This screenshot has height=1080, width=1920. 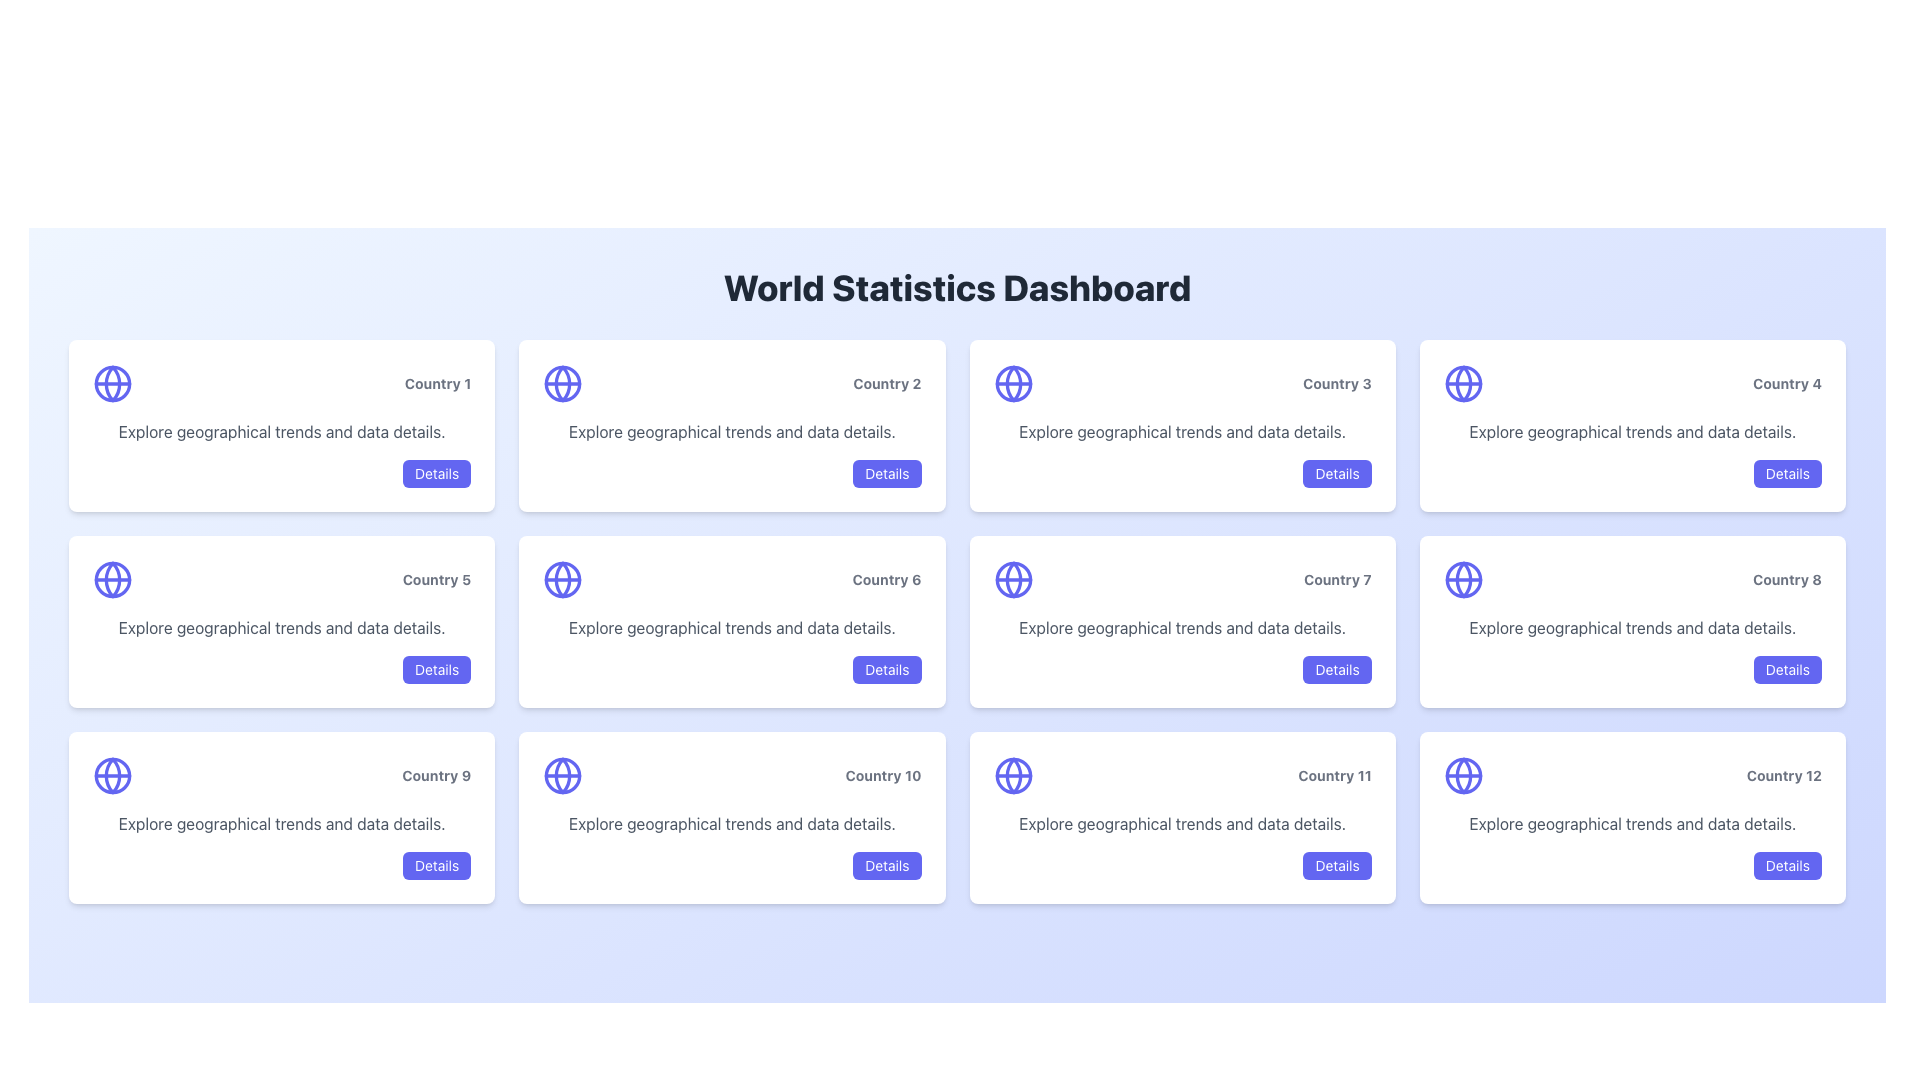 What do you see at coordinates (281, 627) in the screenshot?
I see `descriptive text label related to 'Country 5', which is positioned below the title and globe icon, and above the 'Details' button in the first card of the second row` at bounding box center [281, 627].